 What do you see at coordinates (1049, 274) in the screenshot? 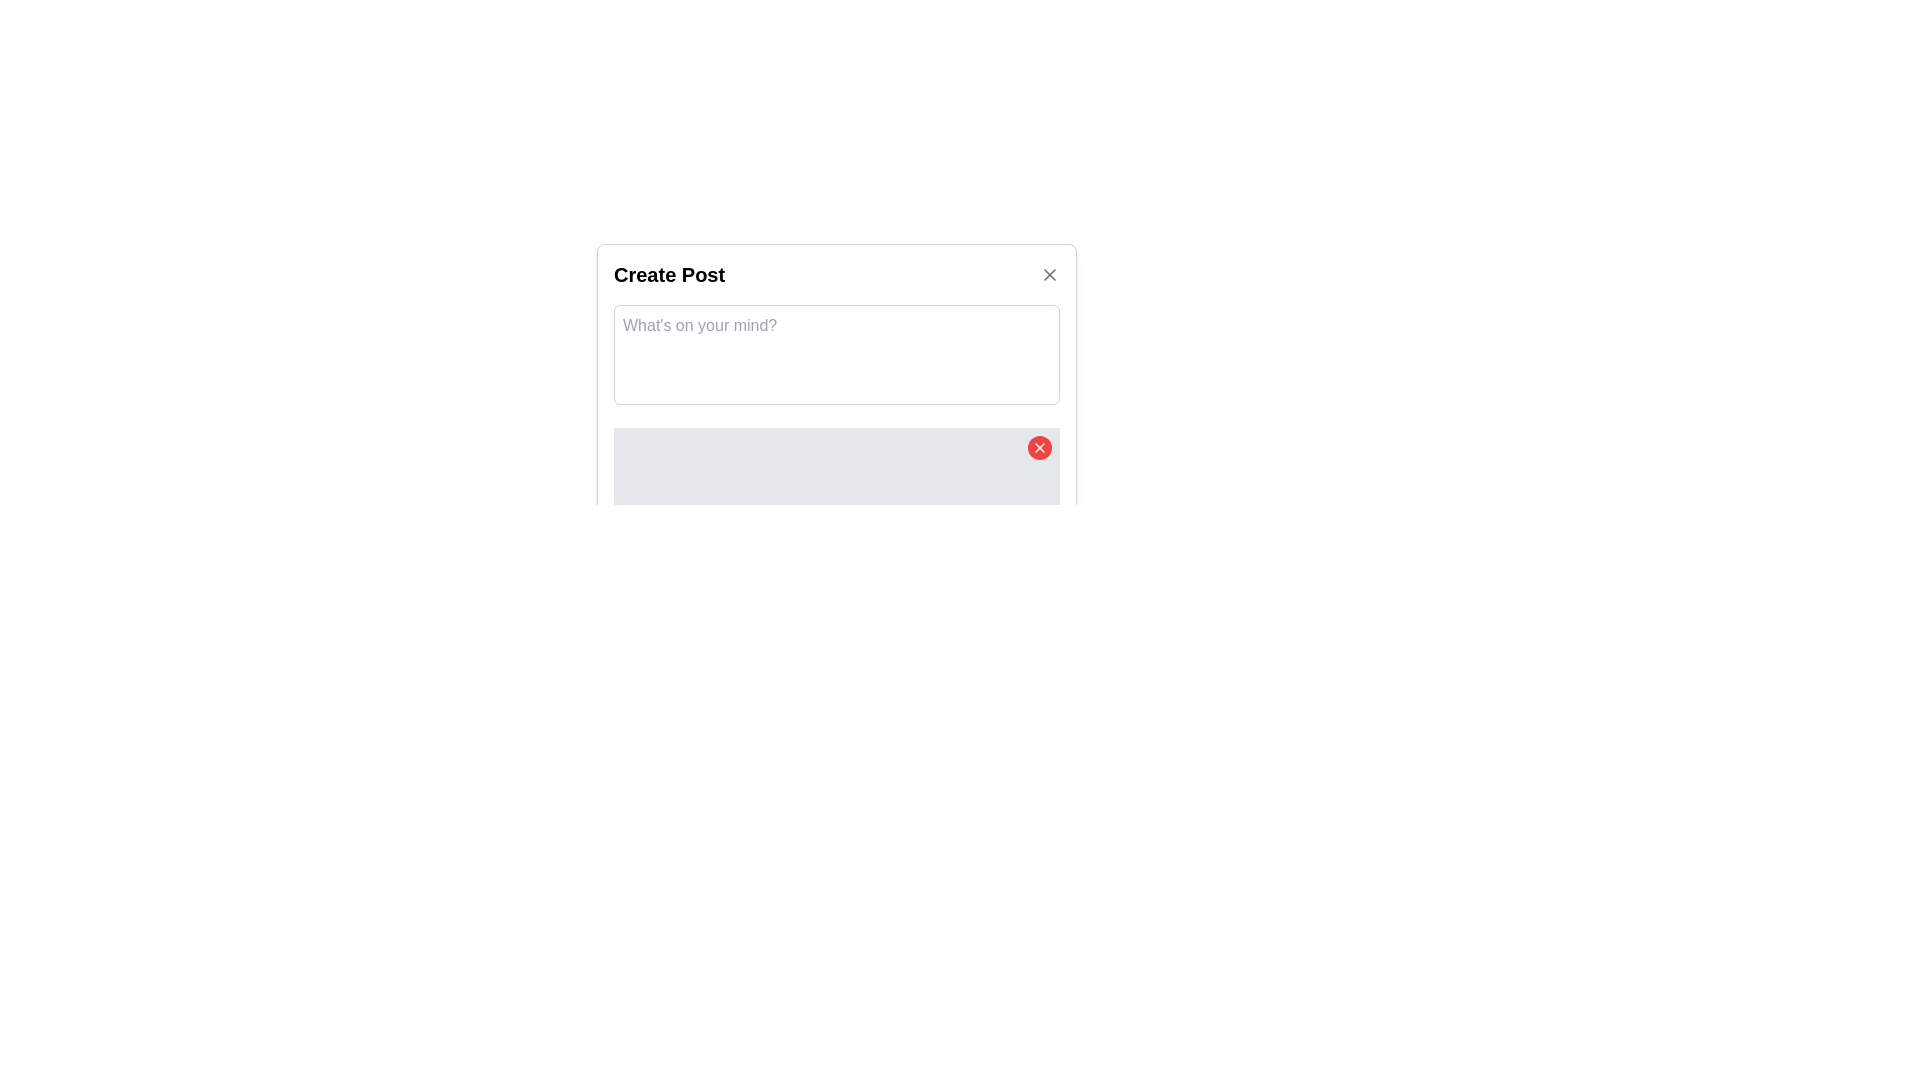
I see `the close button in the top-right corner of the 'Create Post' dialog` at bounding box center [1049, 274].